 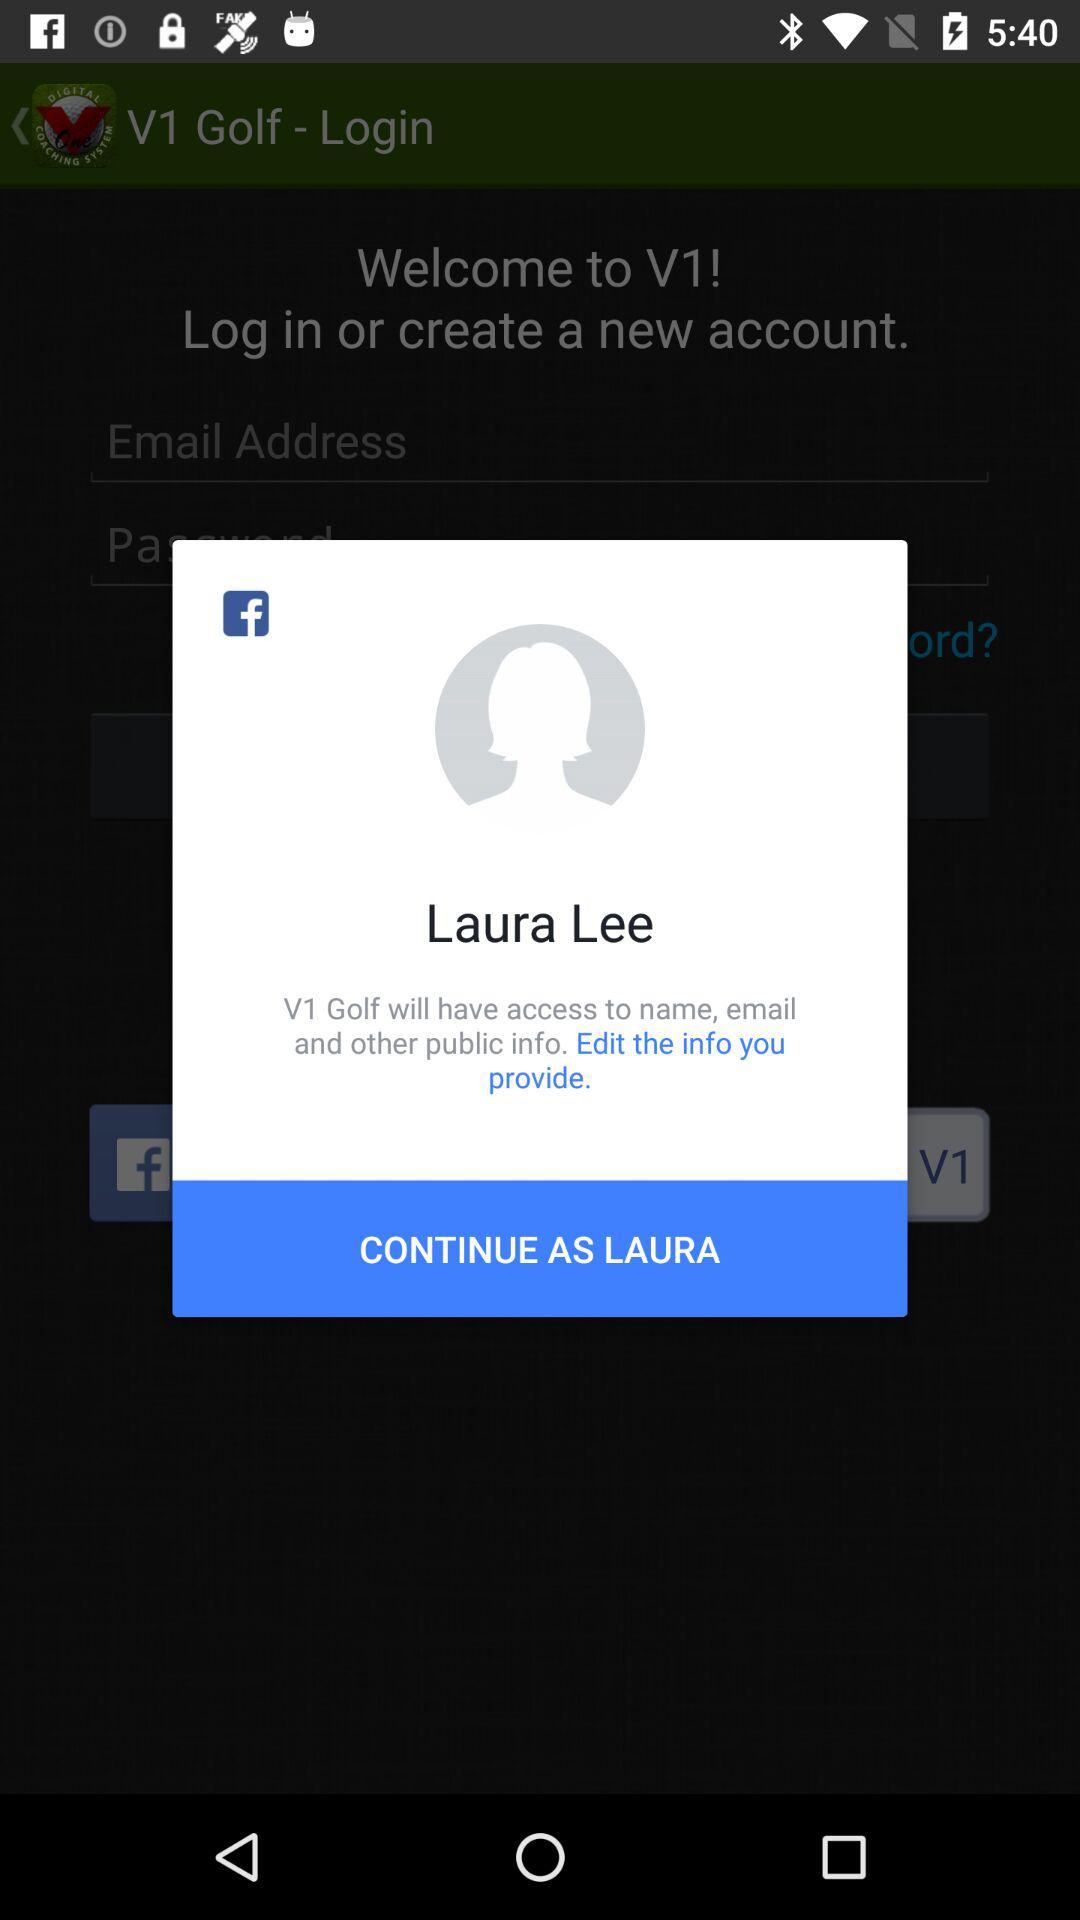 I want to click on v1 golf will icon, so click(x=540, y=1041).